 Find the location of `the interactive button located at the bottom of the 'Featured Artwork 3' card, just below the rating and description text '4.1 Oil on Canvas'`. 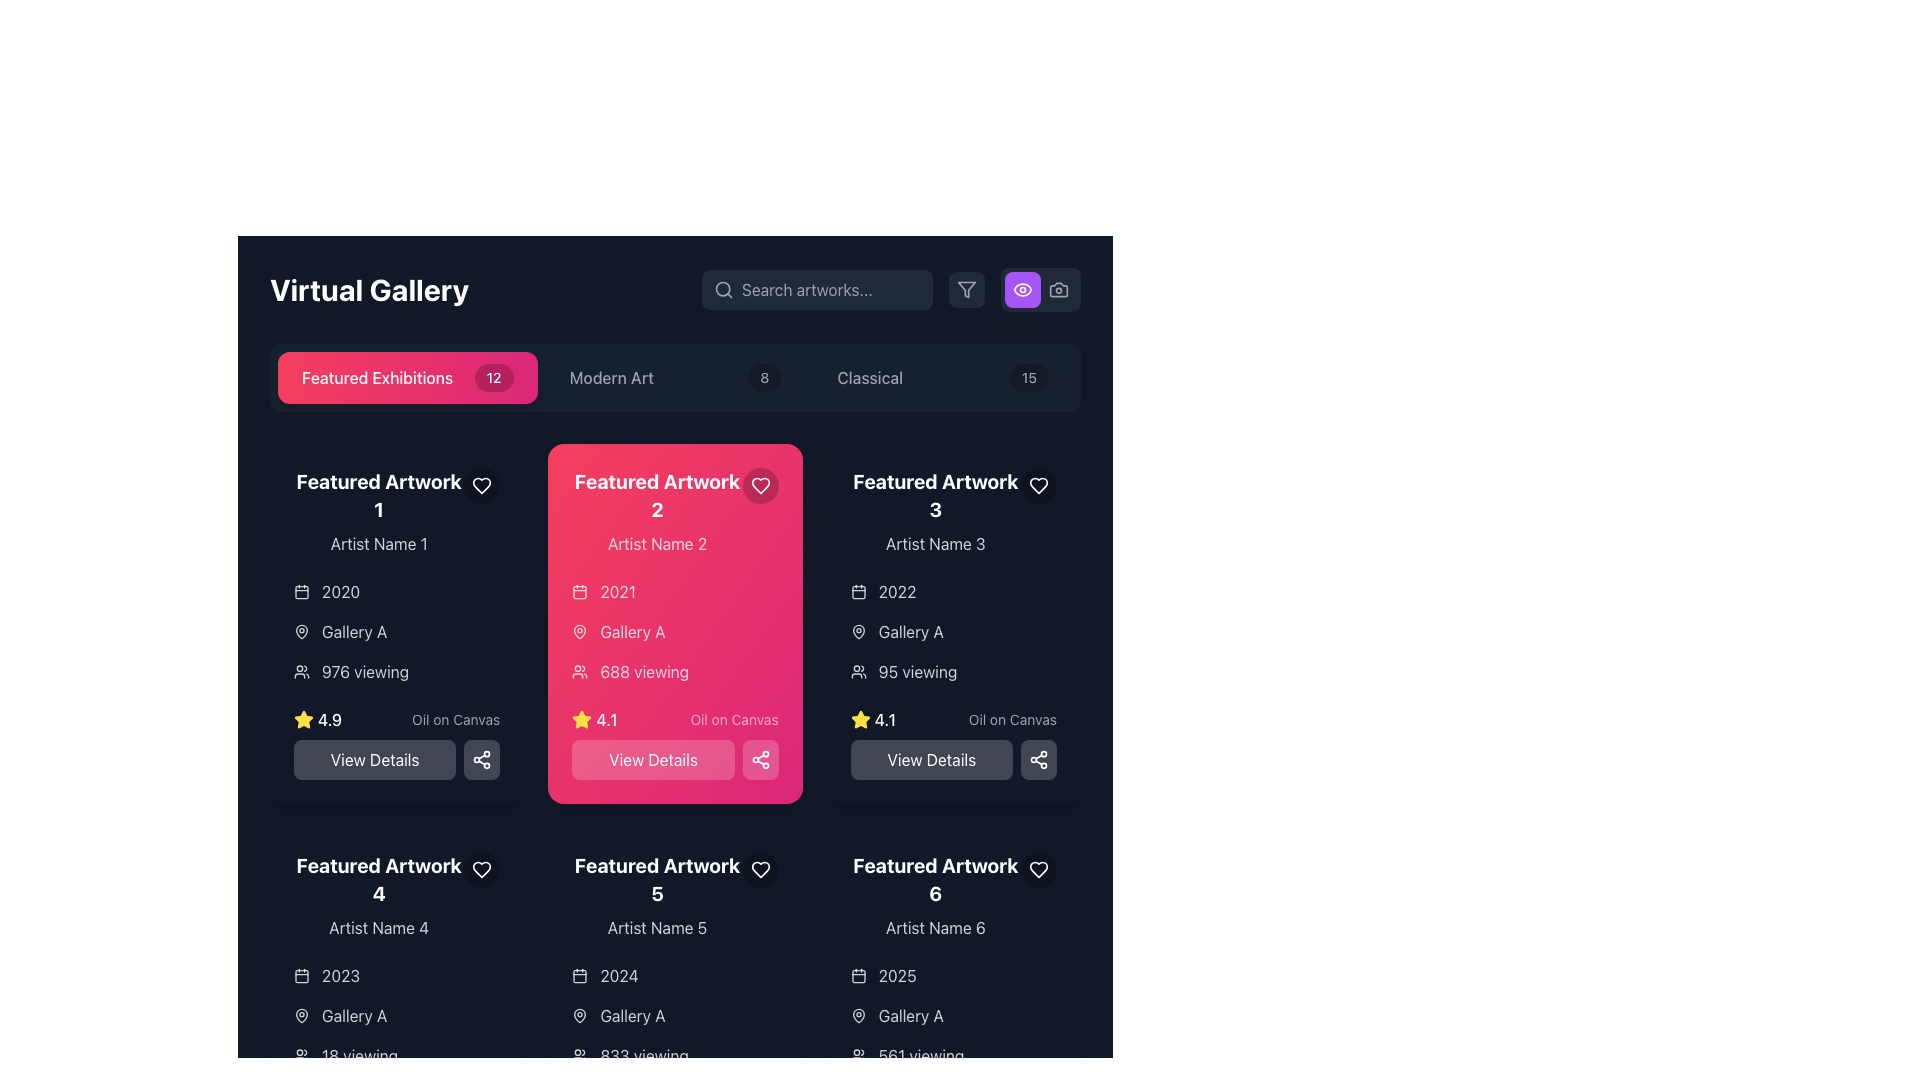

the interactive button located at the bottom of the 'Featured Artwork 3' card, just below the rating and description text '4.1 Oil on Canvas' is located at coordinates (952, 744).